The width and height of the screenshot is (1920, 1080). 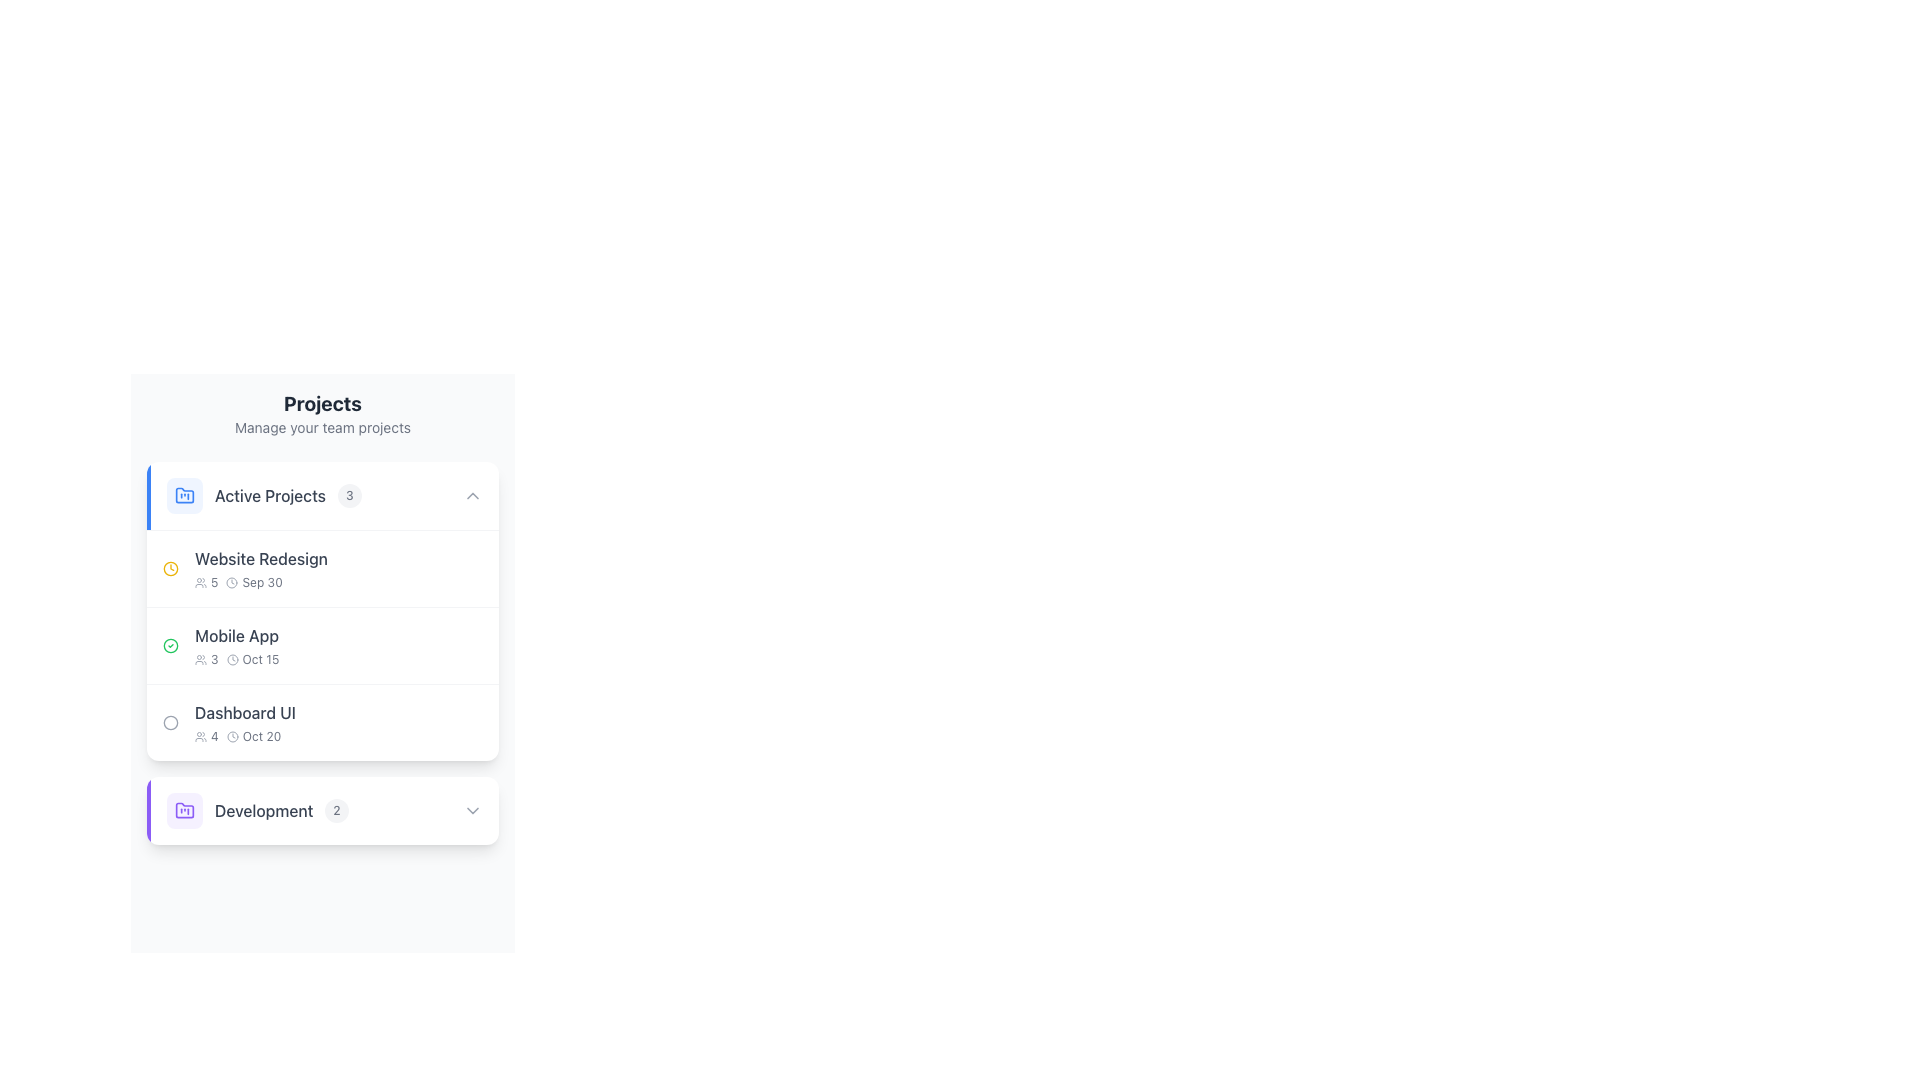 I want to click on the toggle button at the rightmost edge of the 'Development' section, so click(x=472, y=810).